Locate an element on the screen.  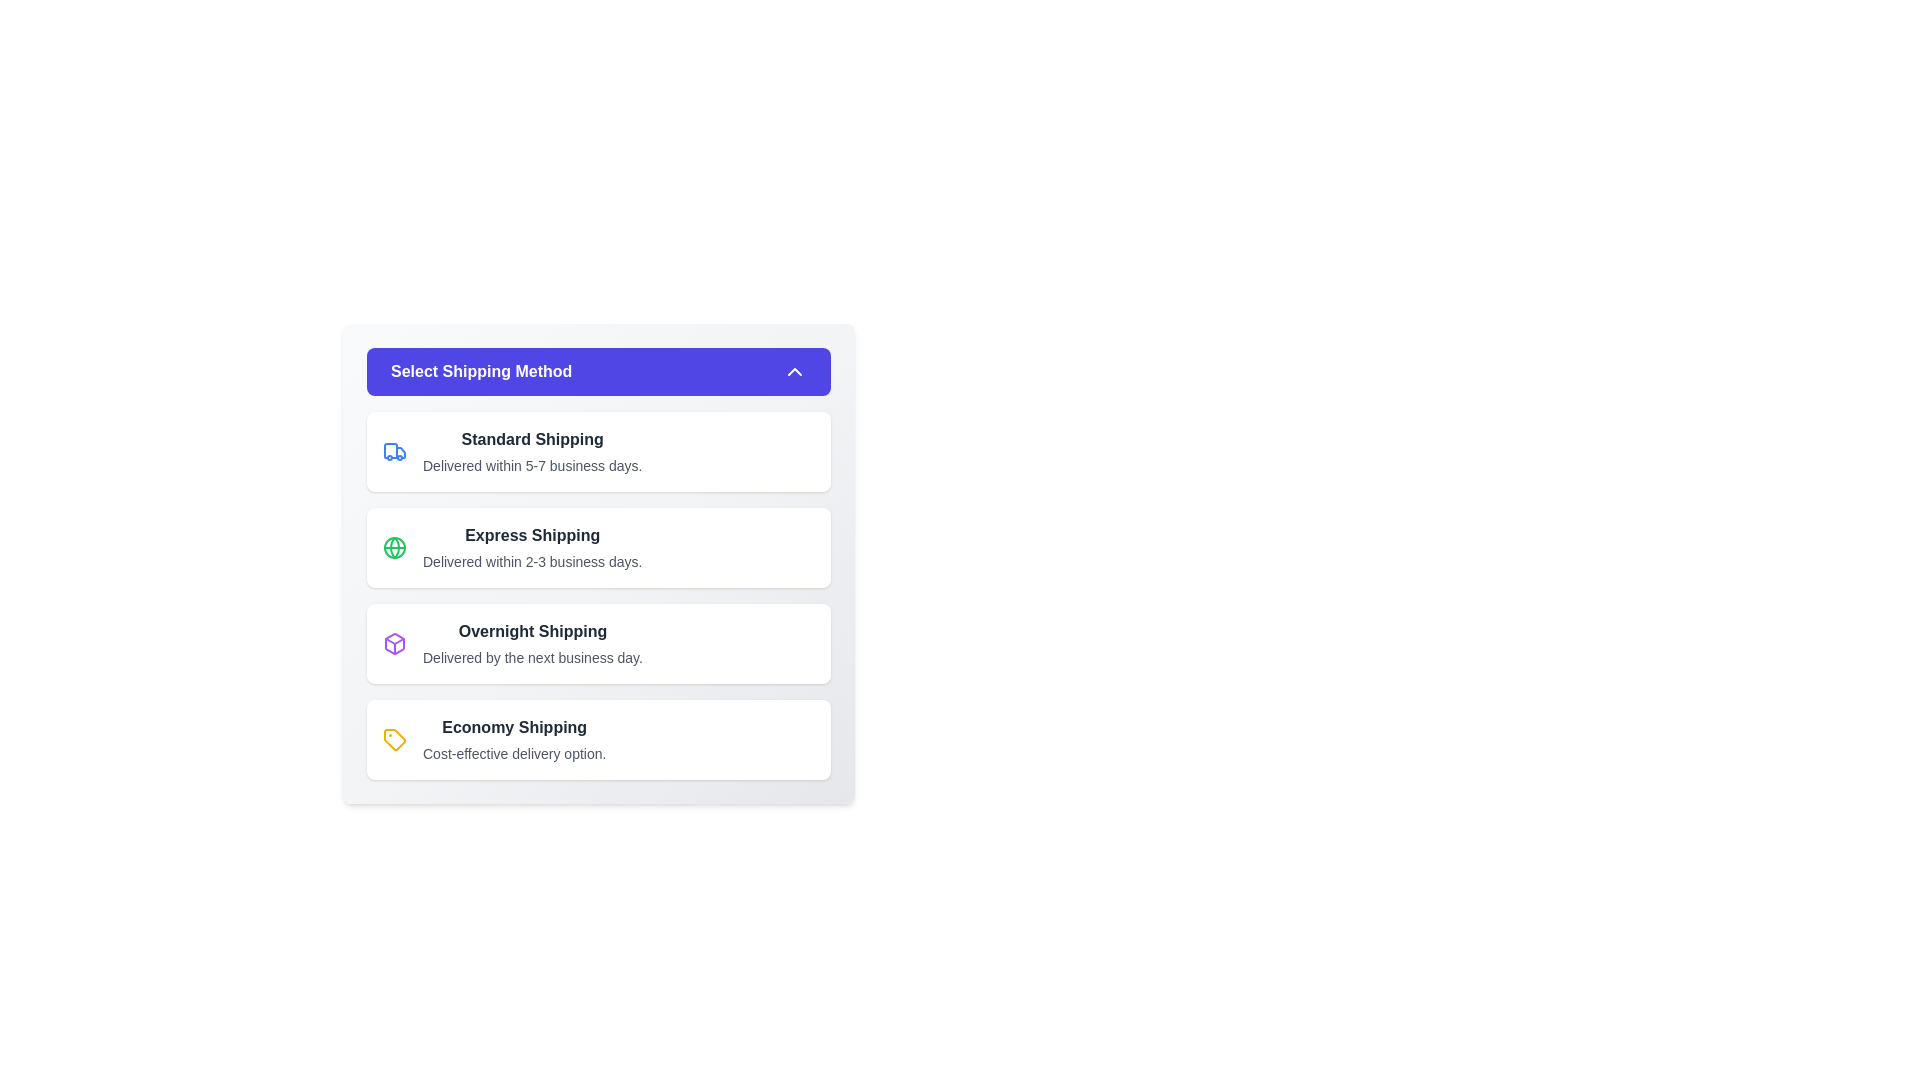
the 'Express Shipping' selectable option box is located at coordinates (598, 547).